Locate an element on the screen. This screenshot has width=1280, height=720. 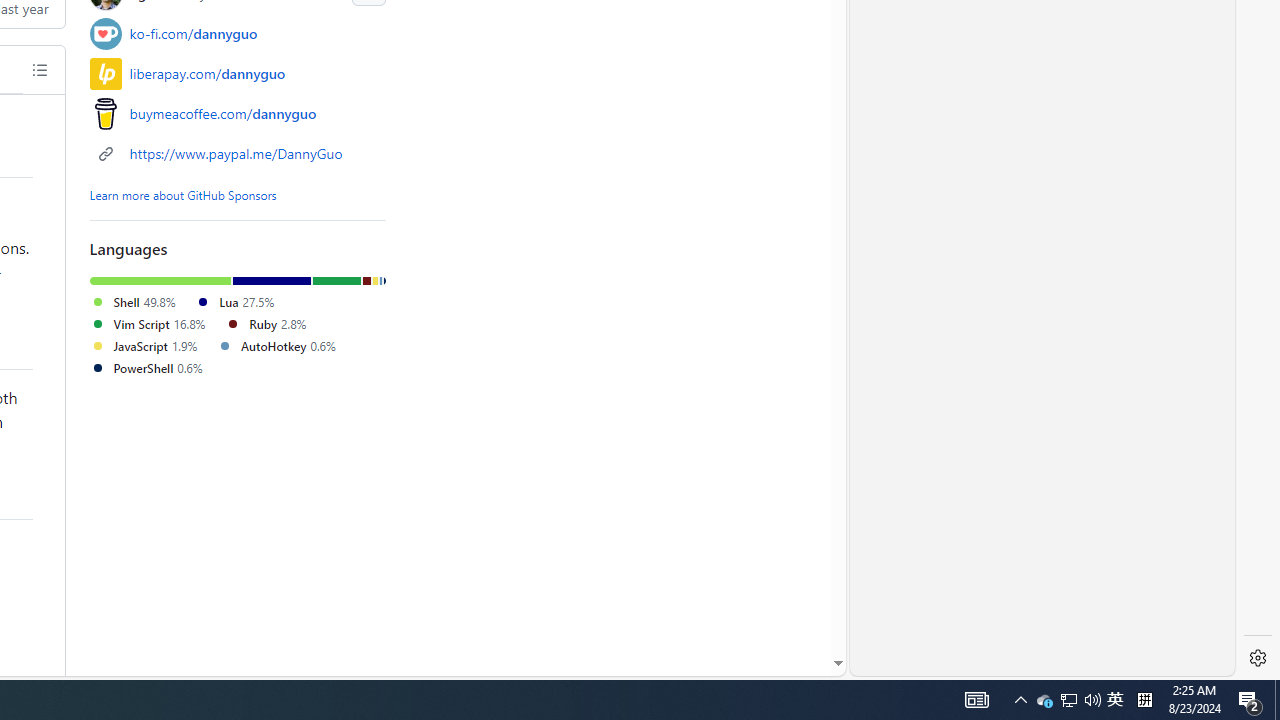
'Shell49.8%' is located at coordinates (141, 303).